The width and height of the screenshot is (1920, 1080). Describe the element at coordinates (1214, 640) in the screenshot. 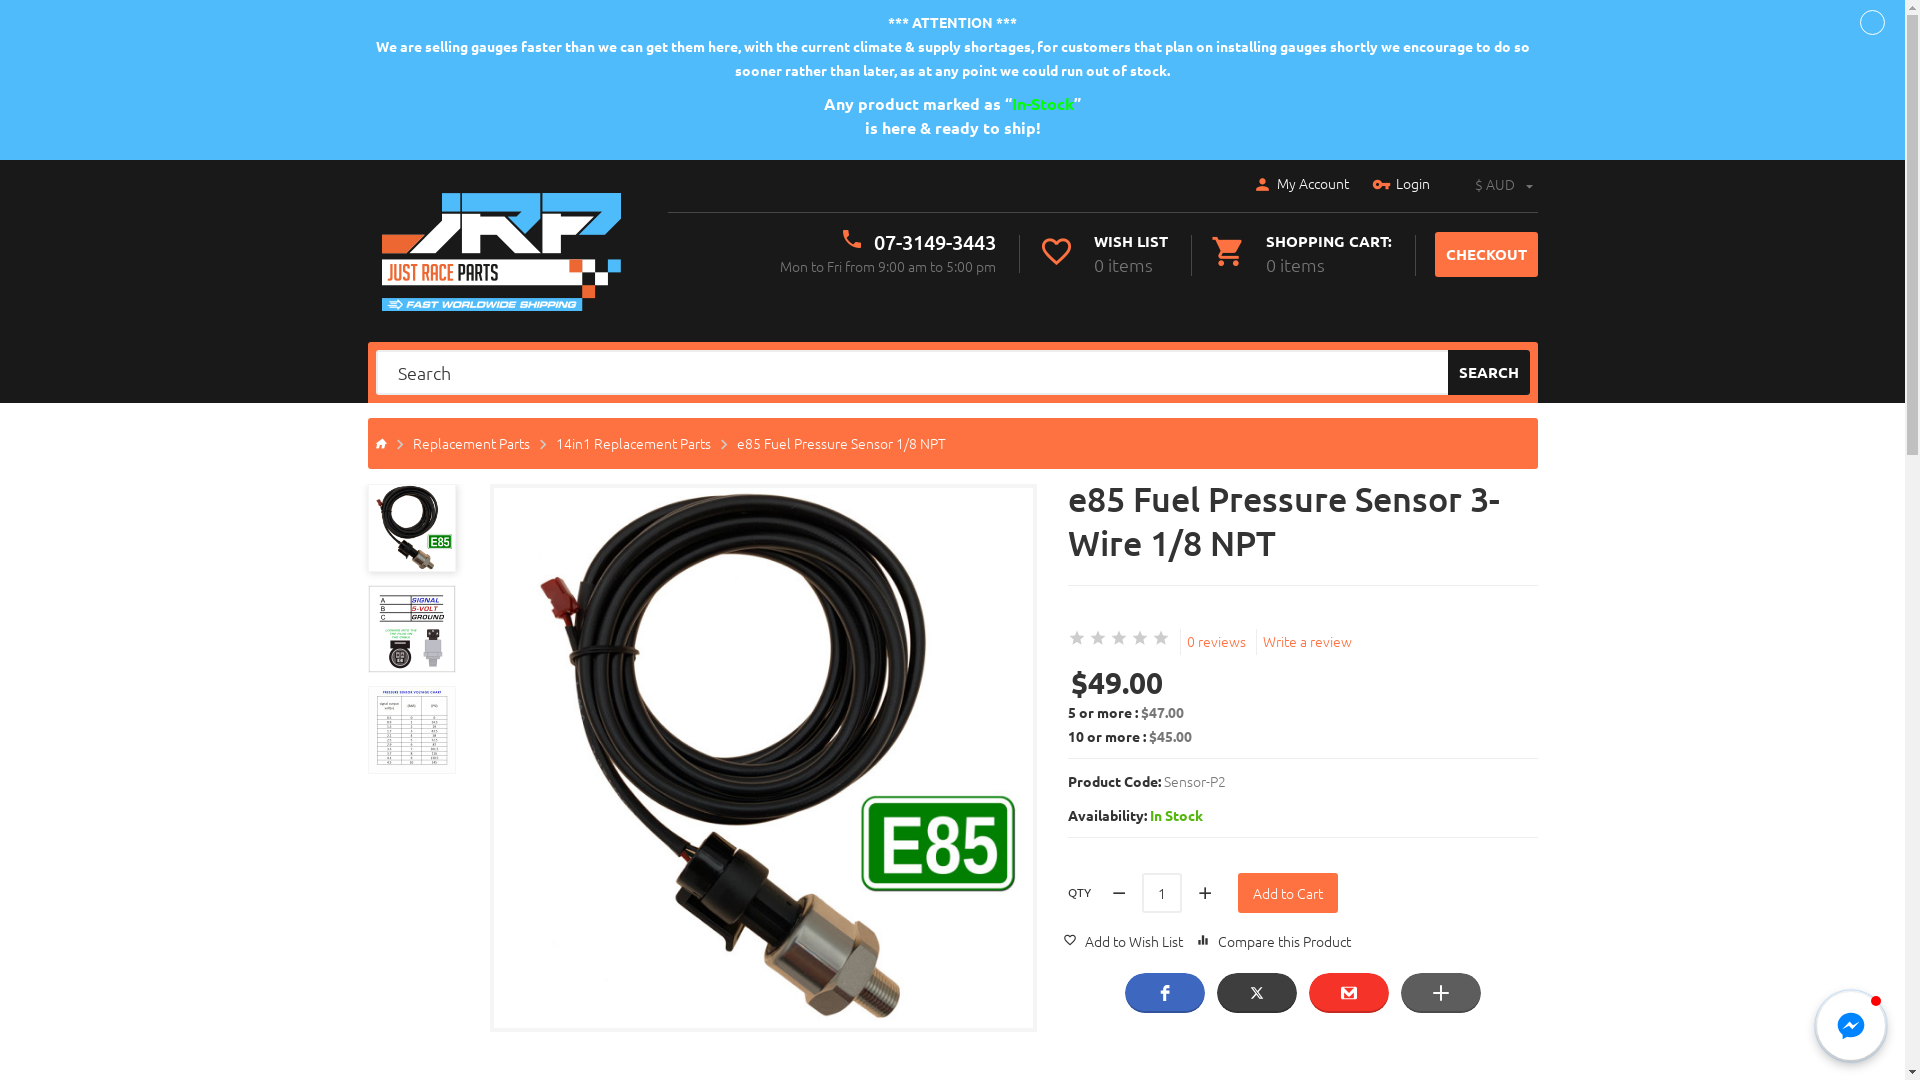

I see `'0 reviews'` at that location.